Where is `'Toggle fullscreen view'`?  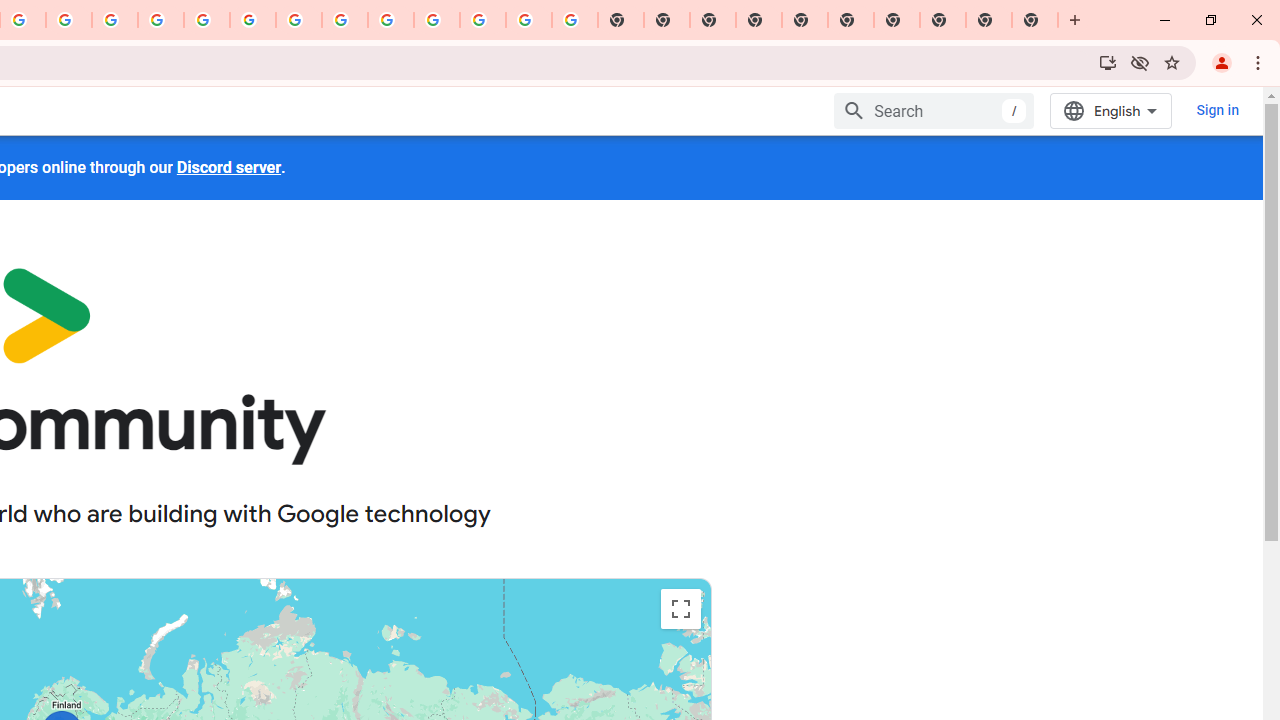 'Toggle fullscreen view' is located at coordinates (680, 608).